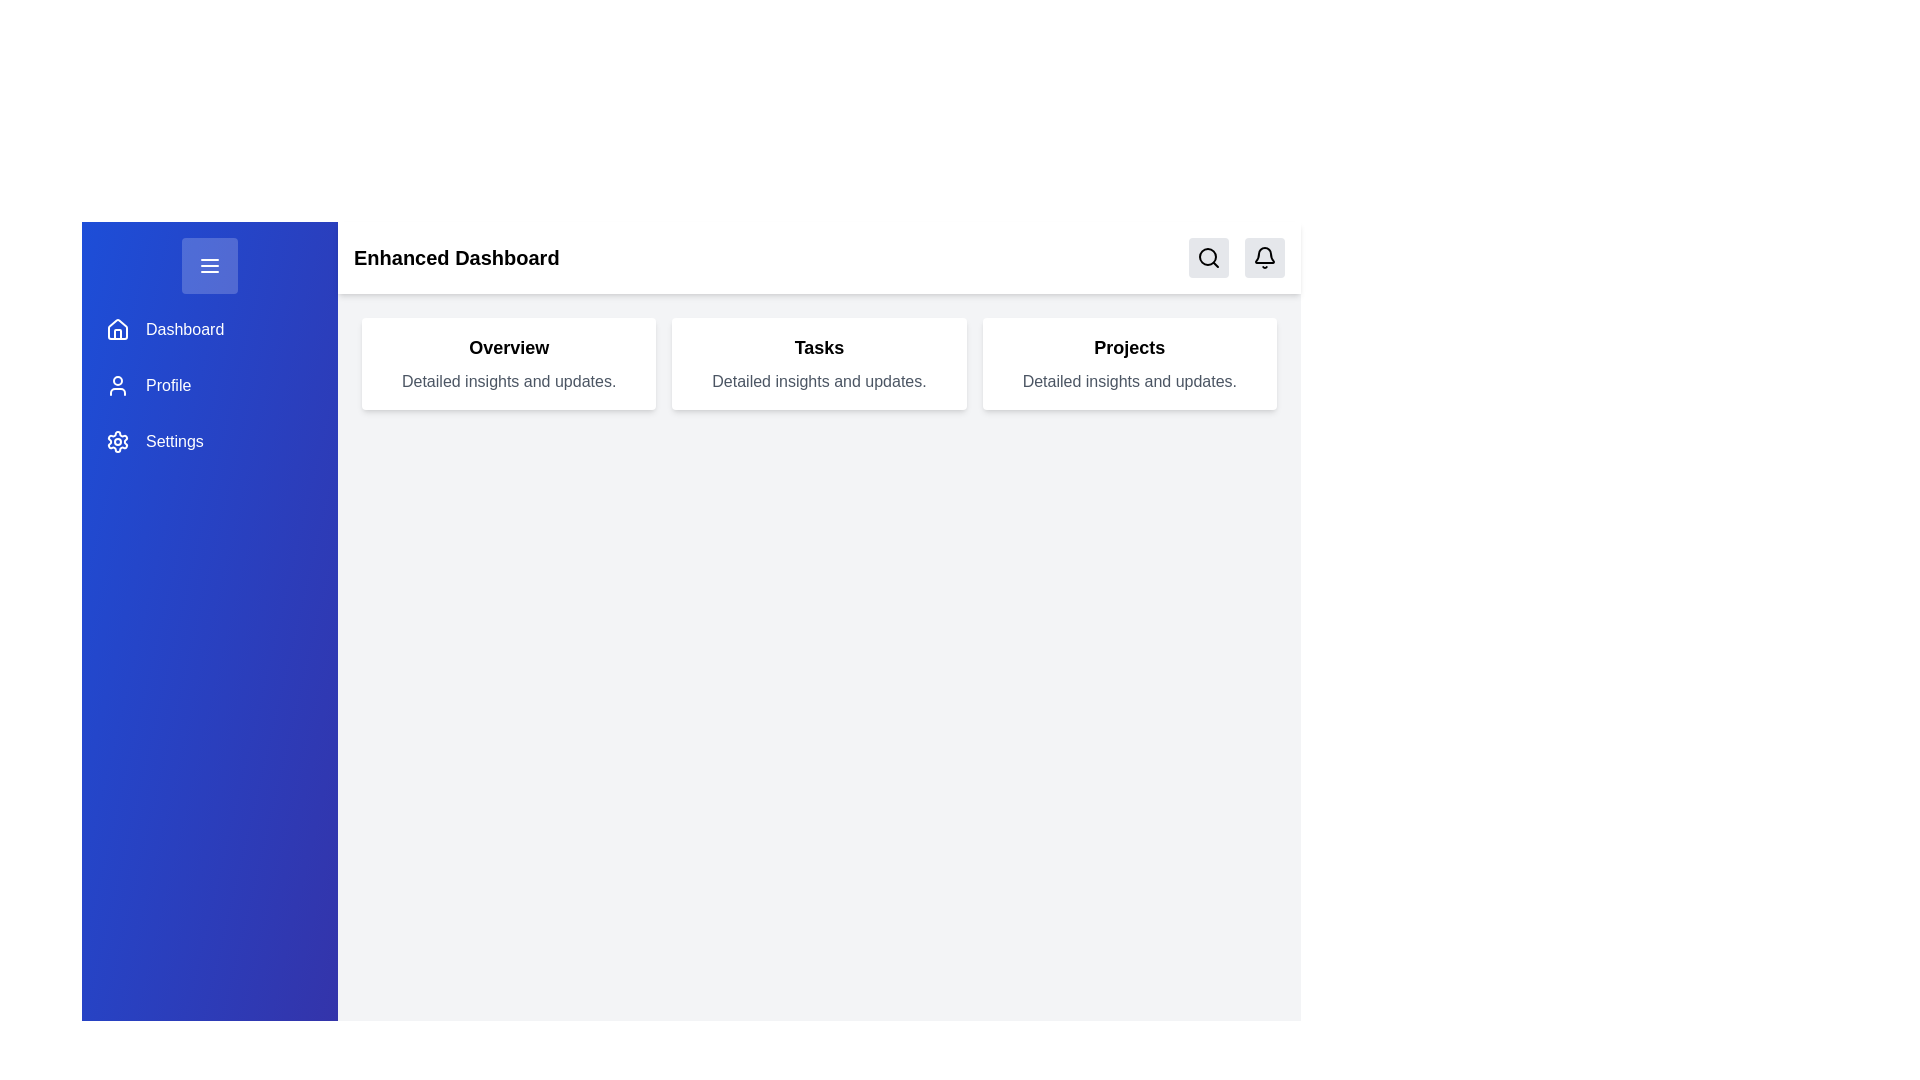 The width and height of the screenshot is (1920, 1080). Describe the element at coordinates (1208, 257) in the screenshot. I see `the search icon-button located in the top-right section of the interface, immediately to the left of the bell icon, to initiate a search action` at that location.